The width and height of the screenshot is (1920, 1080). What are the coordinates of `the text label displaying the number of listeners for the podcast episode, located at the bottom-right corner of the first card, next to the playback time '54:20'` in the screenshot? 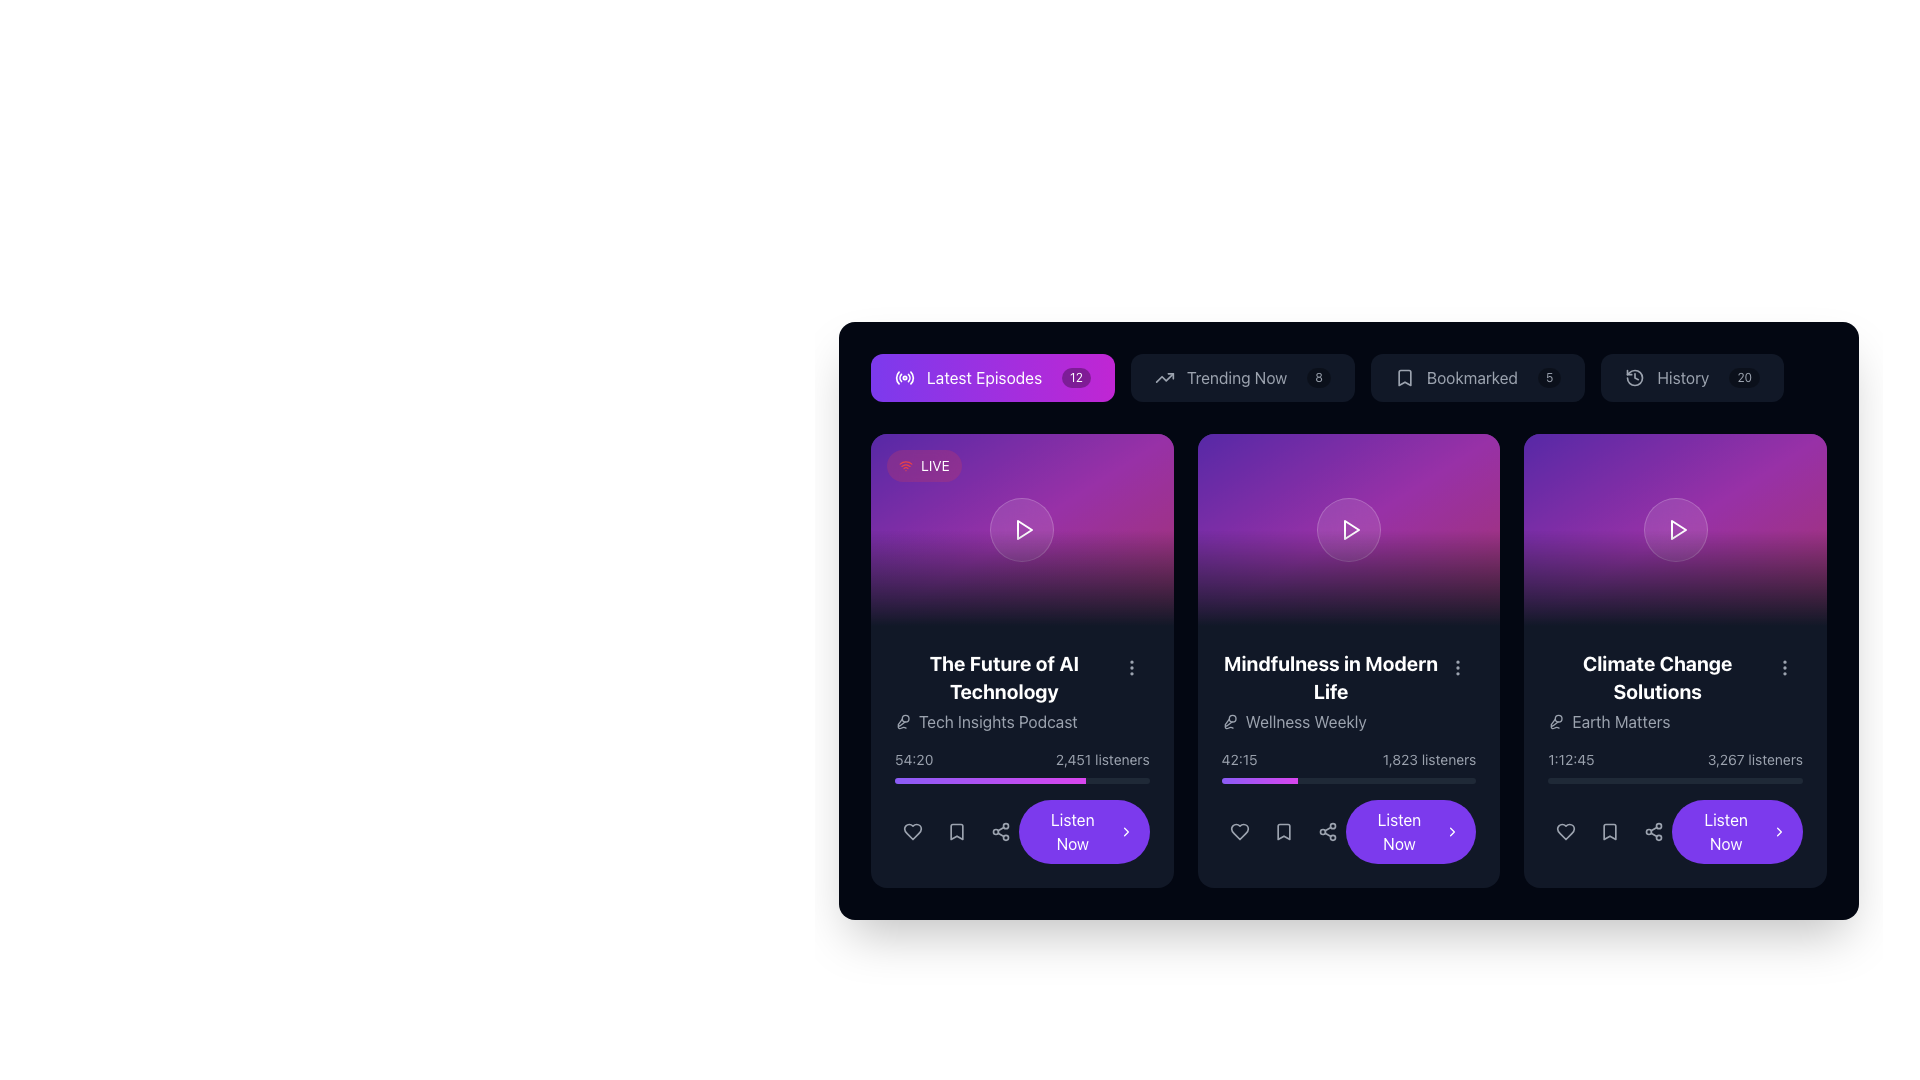 It's located at (1101, 759).